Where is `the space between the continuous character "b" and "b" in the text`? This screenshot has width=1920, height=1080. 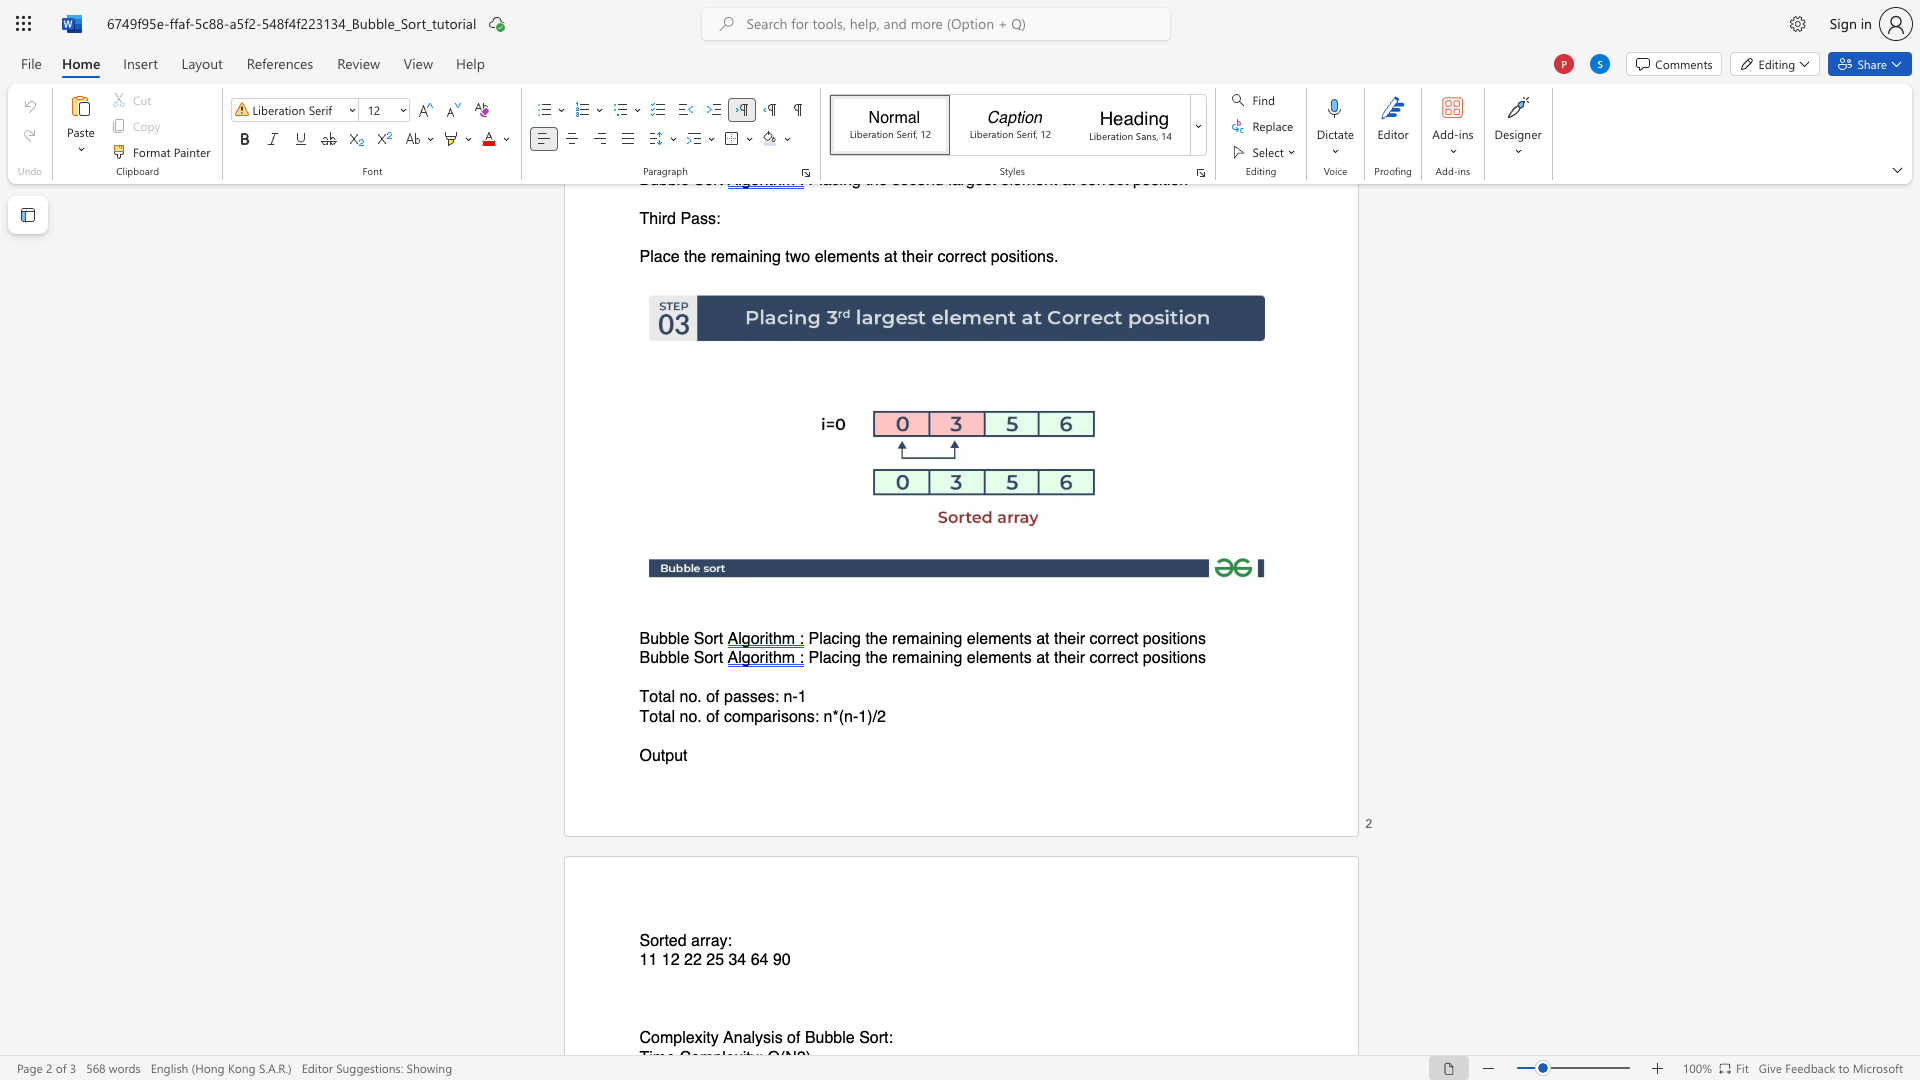 the space between the continuous character "b" and "b" in the text is located at coordinates (667, 639).